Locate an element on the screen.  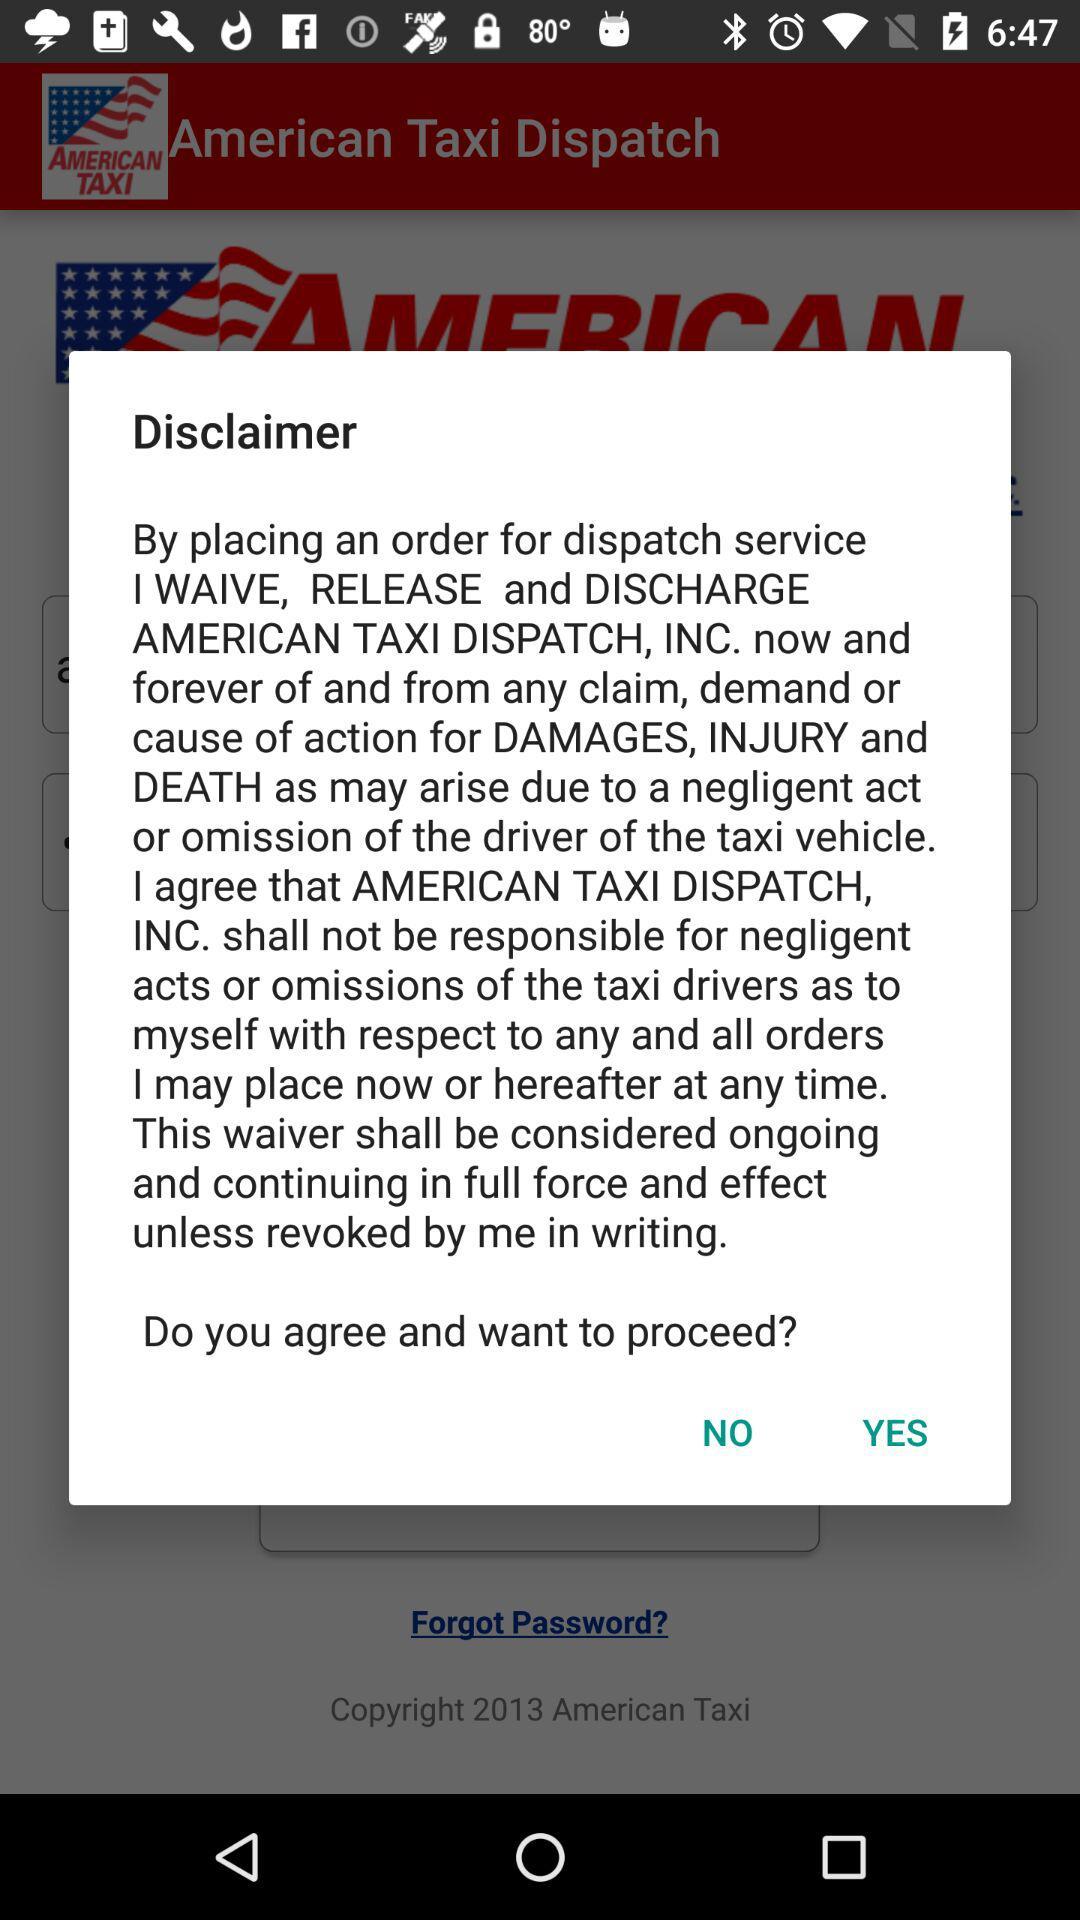
the item below the by placing an item is located at coordinates (727, 1430).